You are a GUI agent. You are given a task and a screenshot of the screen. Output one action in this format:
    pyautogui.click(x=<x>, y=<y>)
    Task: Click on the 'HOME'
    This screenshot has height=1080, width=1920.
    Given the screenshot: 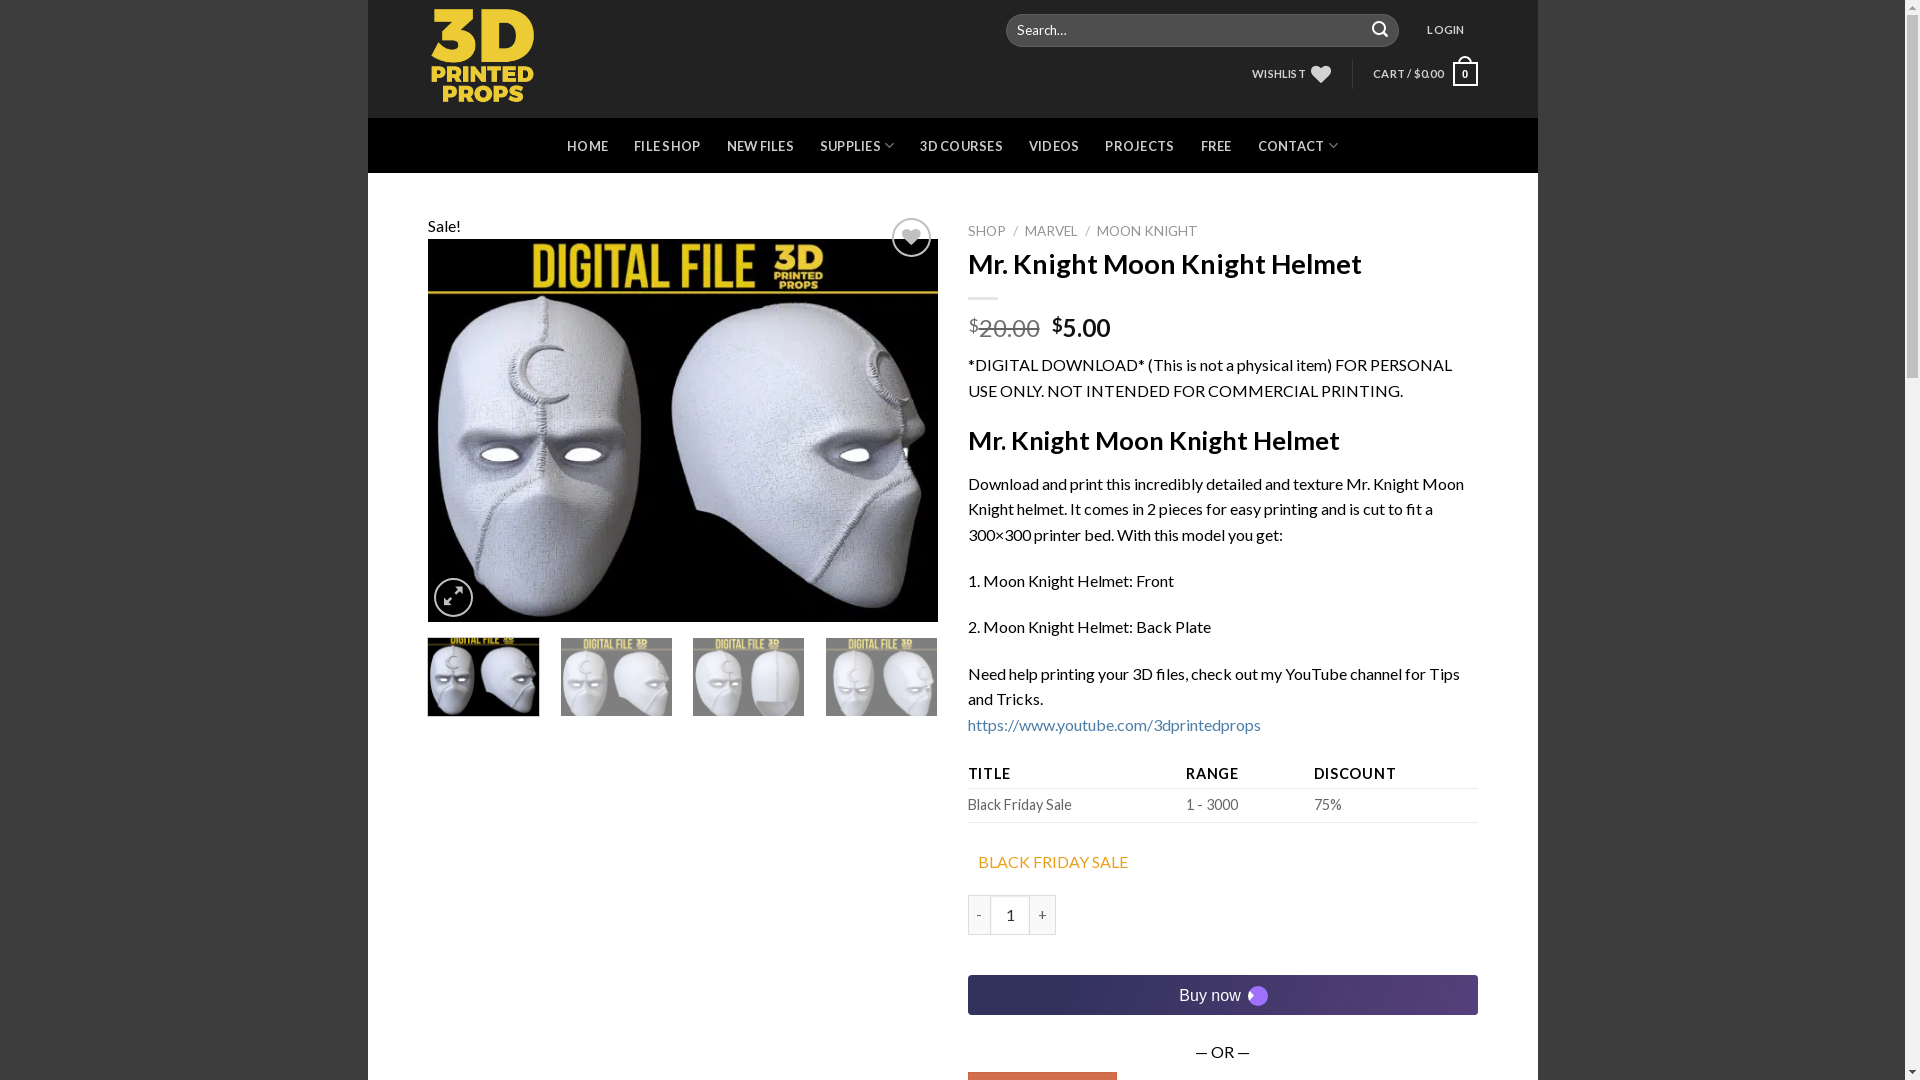 What is the action you would take?
    pyautogui.click(x=586, y=145)
    